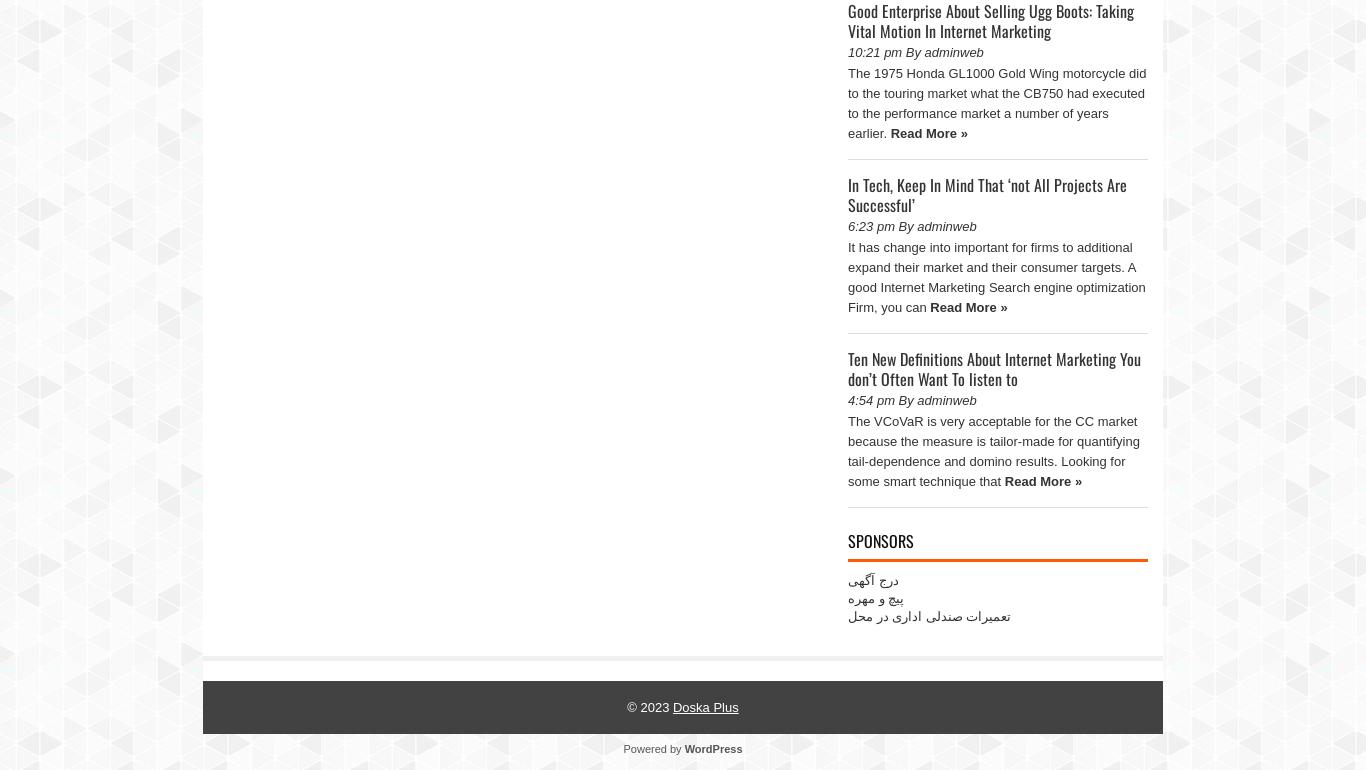 The height and width of the screenshot is (770, 1366). What do you see at coordinates (879, 540) in the screenshot?
I see `'Sponsors'` at bounding box center [879, 540].